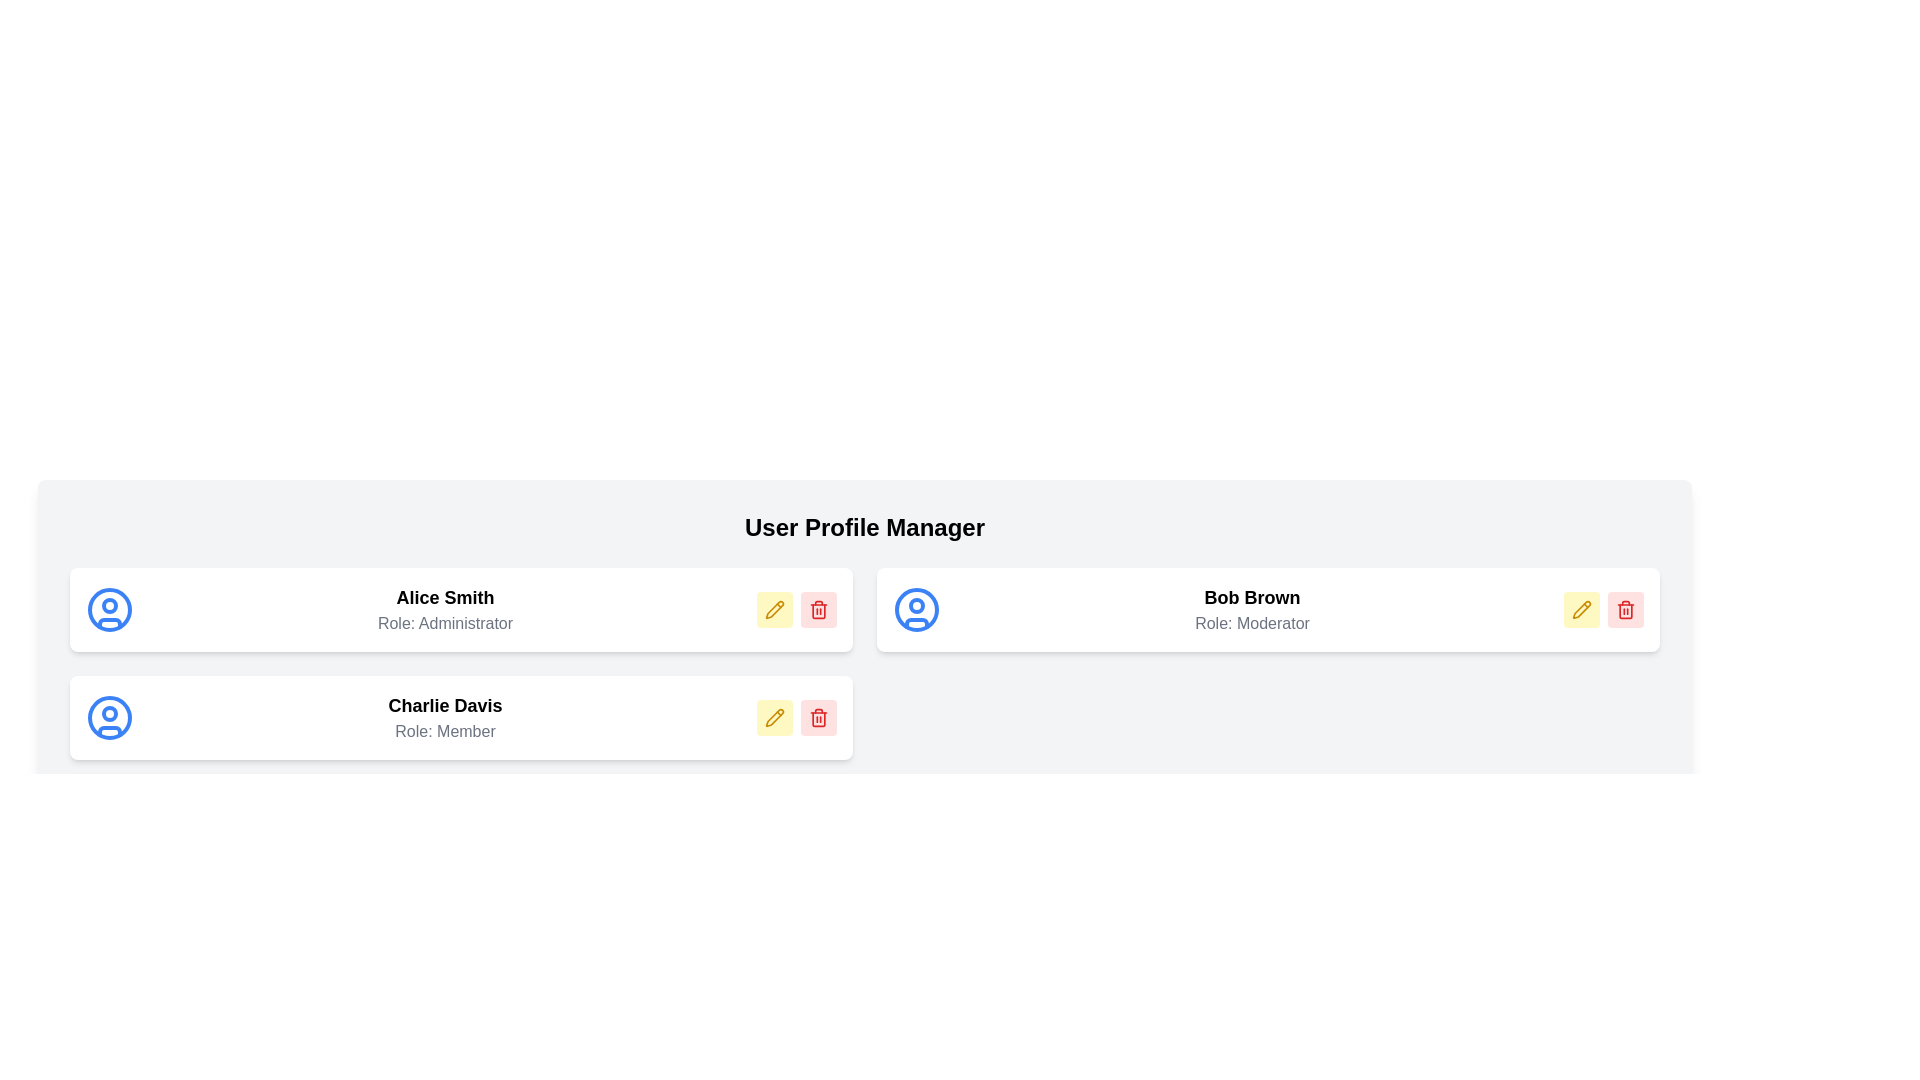  What do you see at coordinates (795, 716) in the screenshot?
I see `the trash bin button located at the bottom-right corner of the 'Charlie Davis' profile card` at bounding box center [795, 716].